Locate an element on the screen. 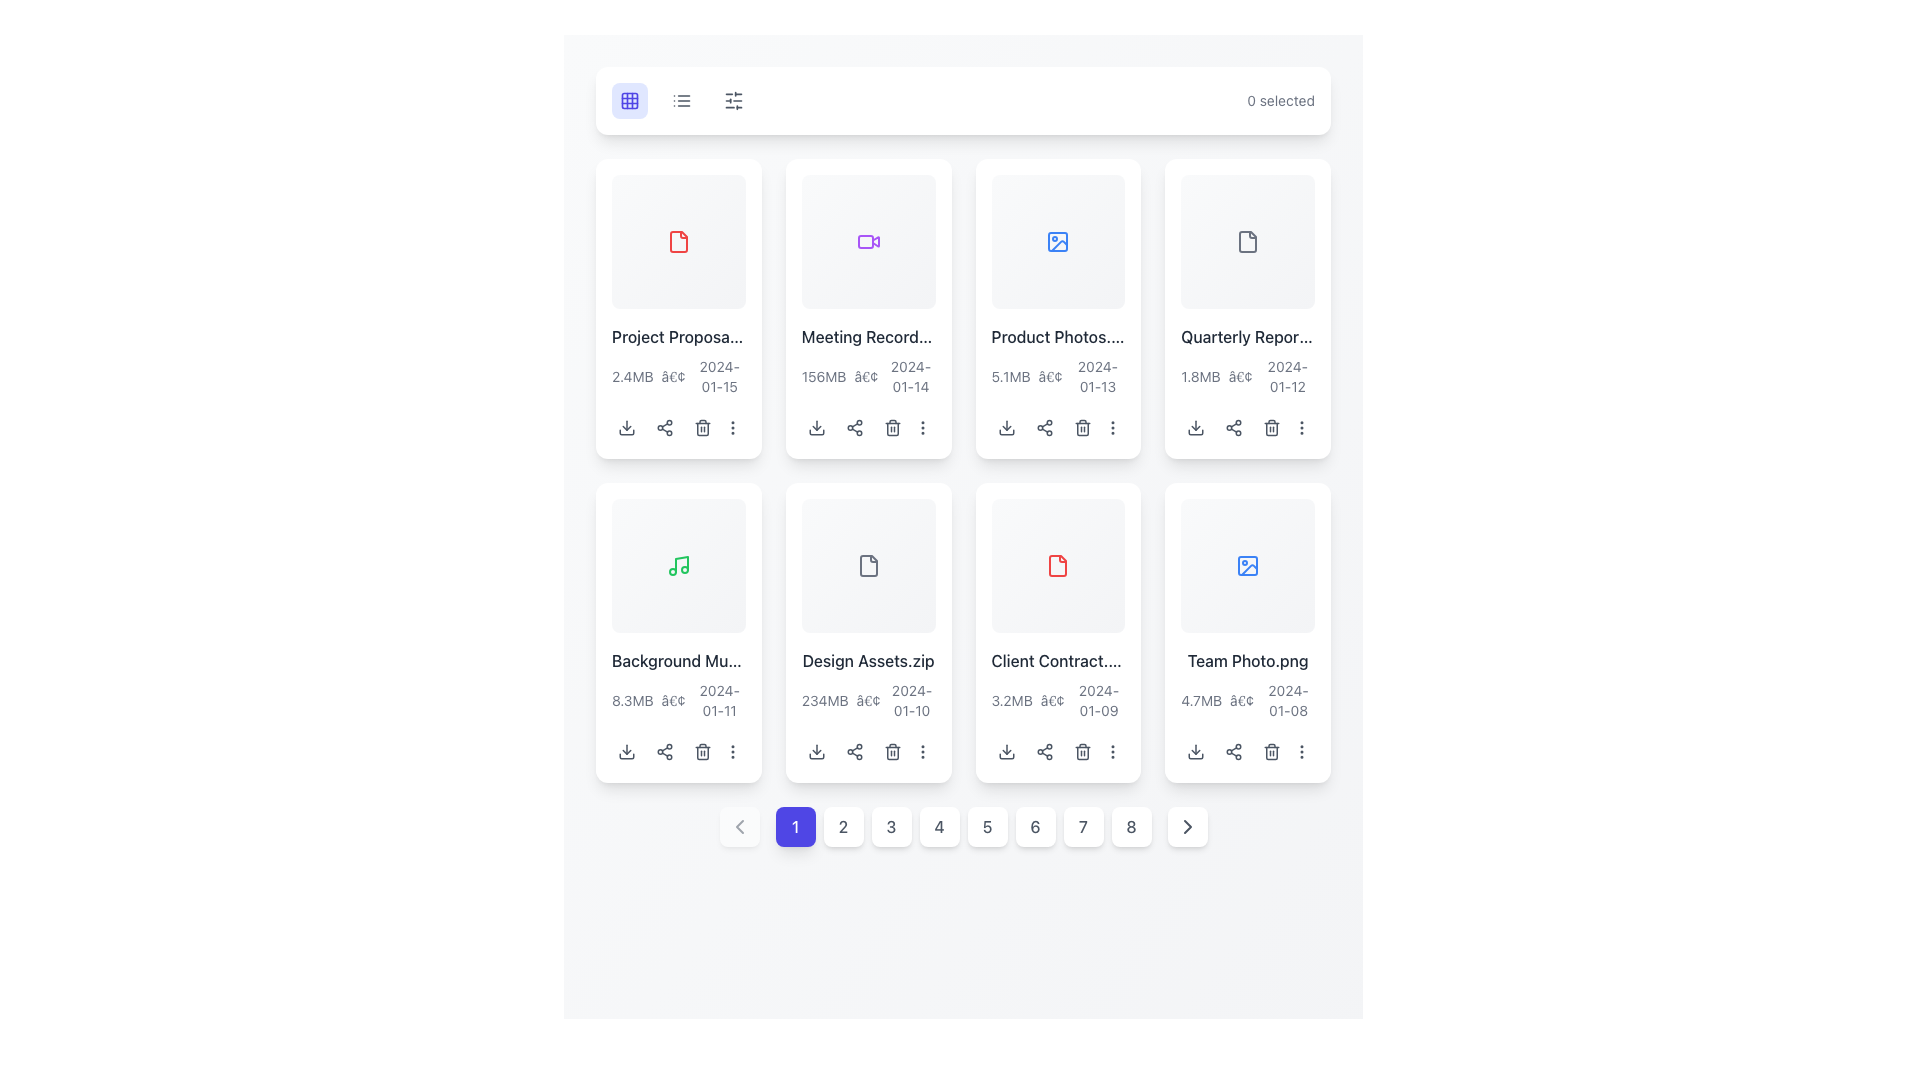 This screenshot has width=1920, height=1080. the trash bin icon button located below the 'Quarterly Report' item in the grid layout is located at coordinates (1271, 426).